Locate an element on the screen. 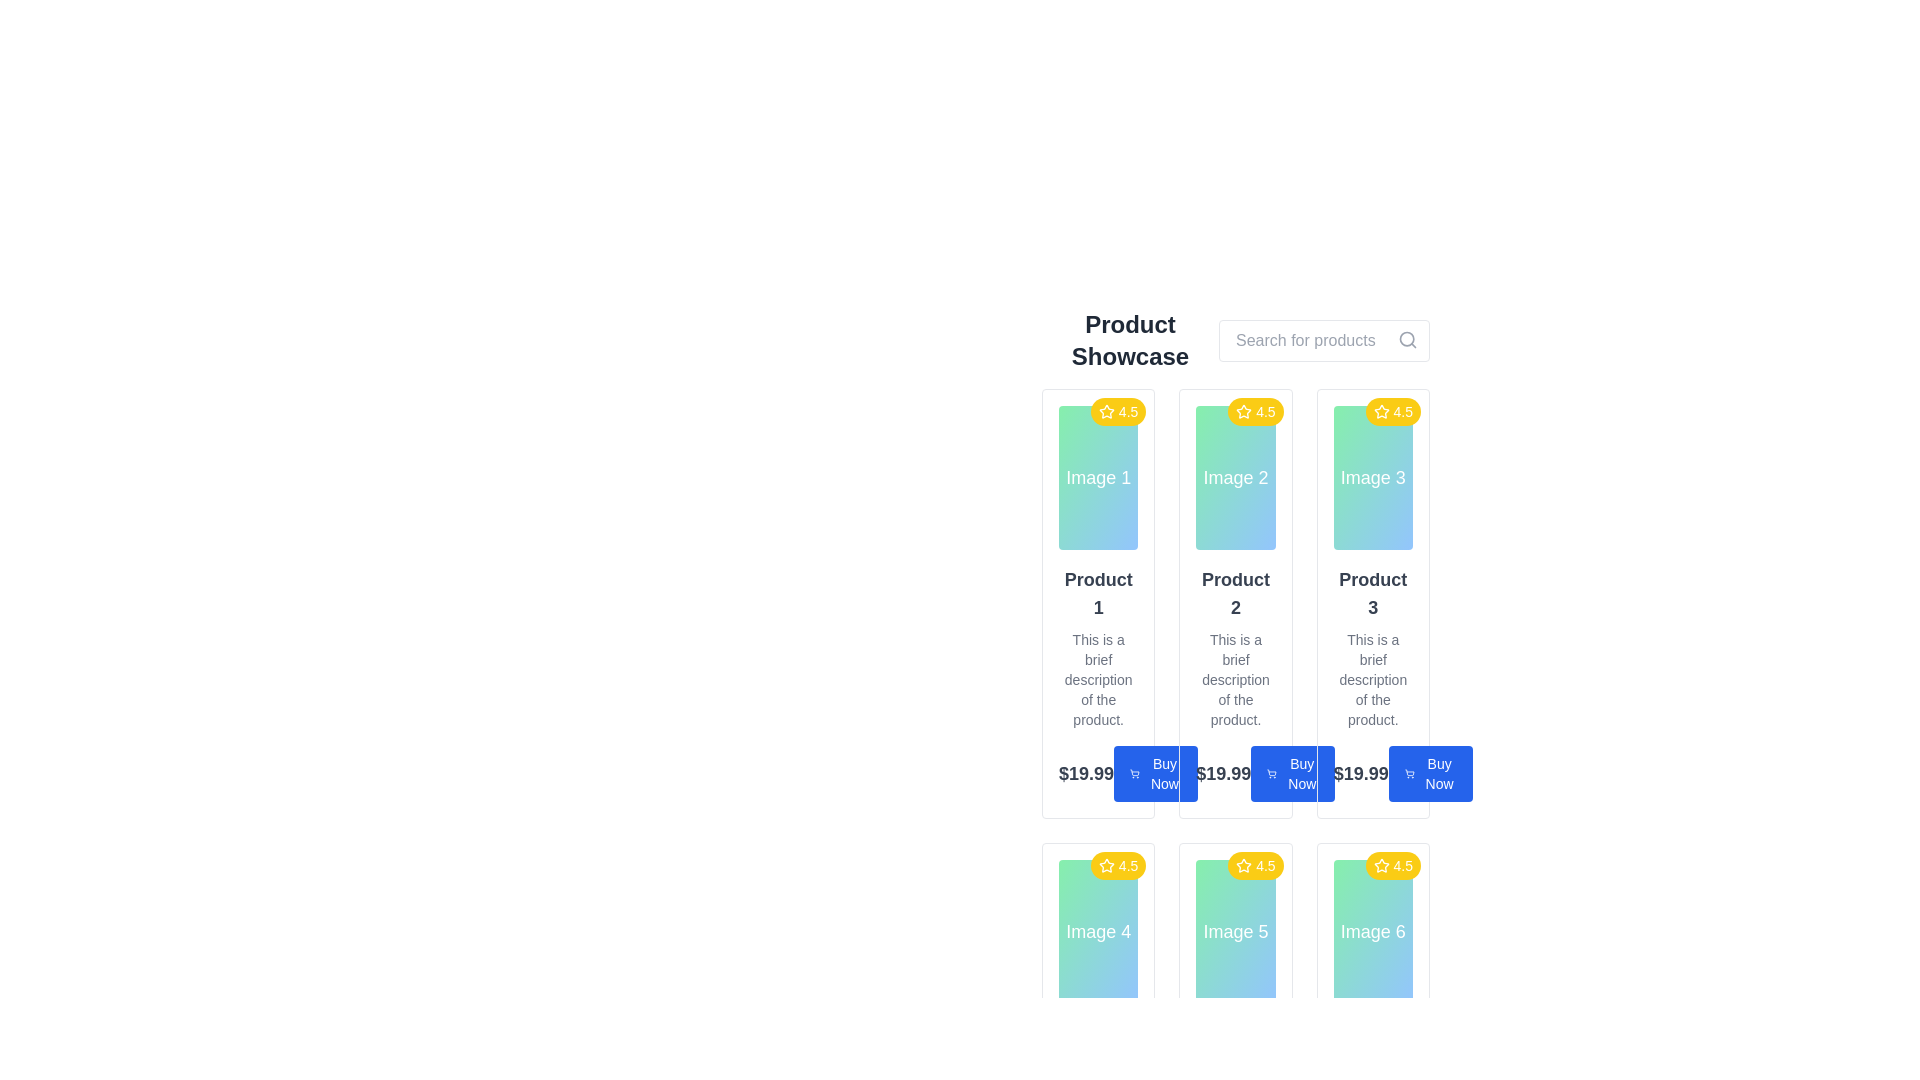 The height and width of the screenshot is (1080, 1920). the search icon resembling a magnifying glass located at the top right of the view is located at coordinates (1406, 338).